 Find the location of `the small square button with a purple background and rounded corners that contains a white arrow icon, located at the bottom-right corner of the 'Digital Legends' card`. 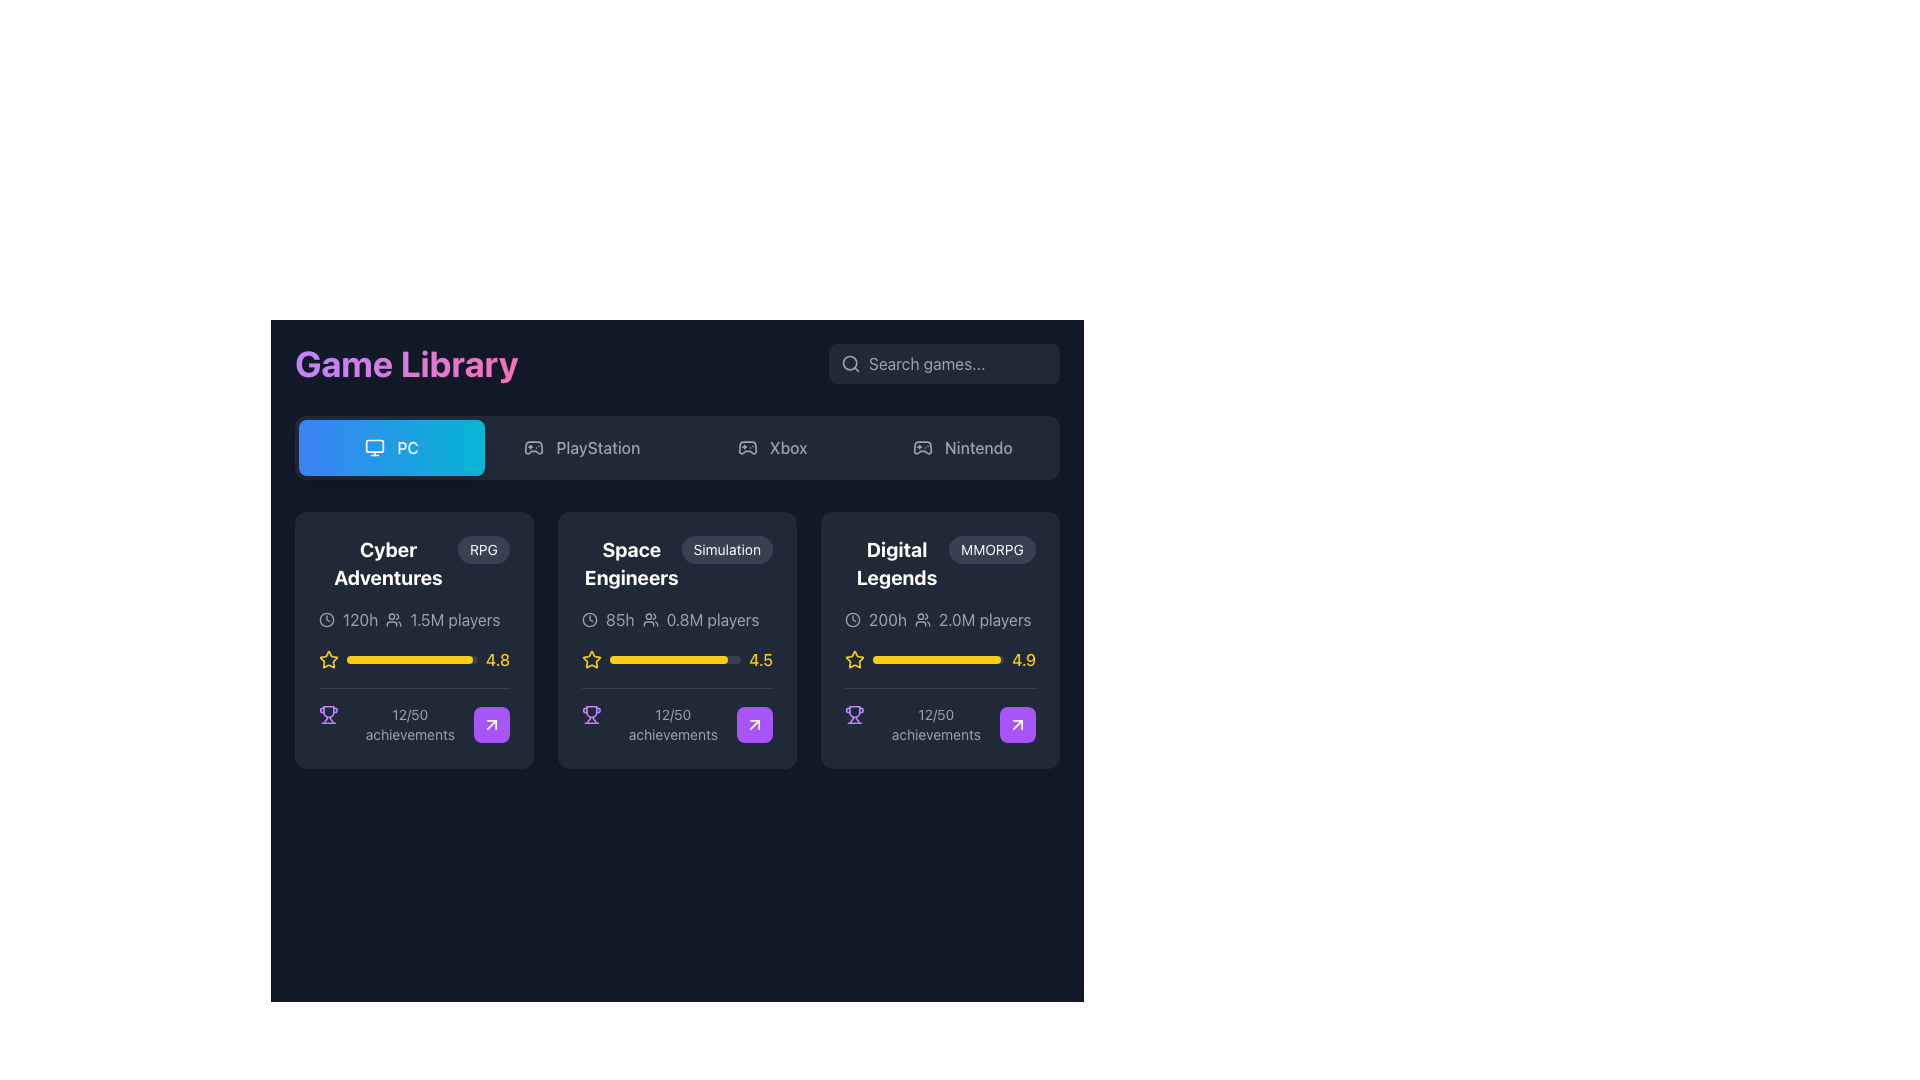

the small square button with a purple background and rounded corners that contains a white arrow icon, located at the bottom-right corner of the 'Digital Legends' card is located at coordinates (753, 725).